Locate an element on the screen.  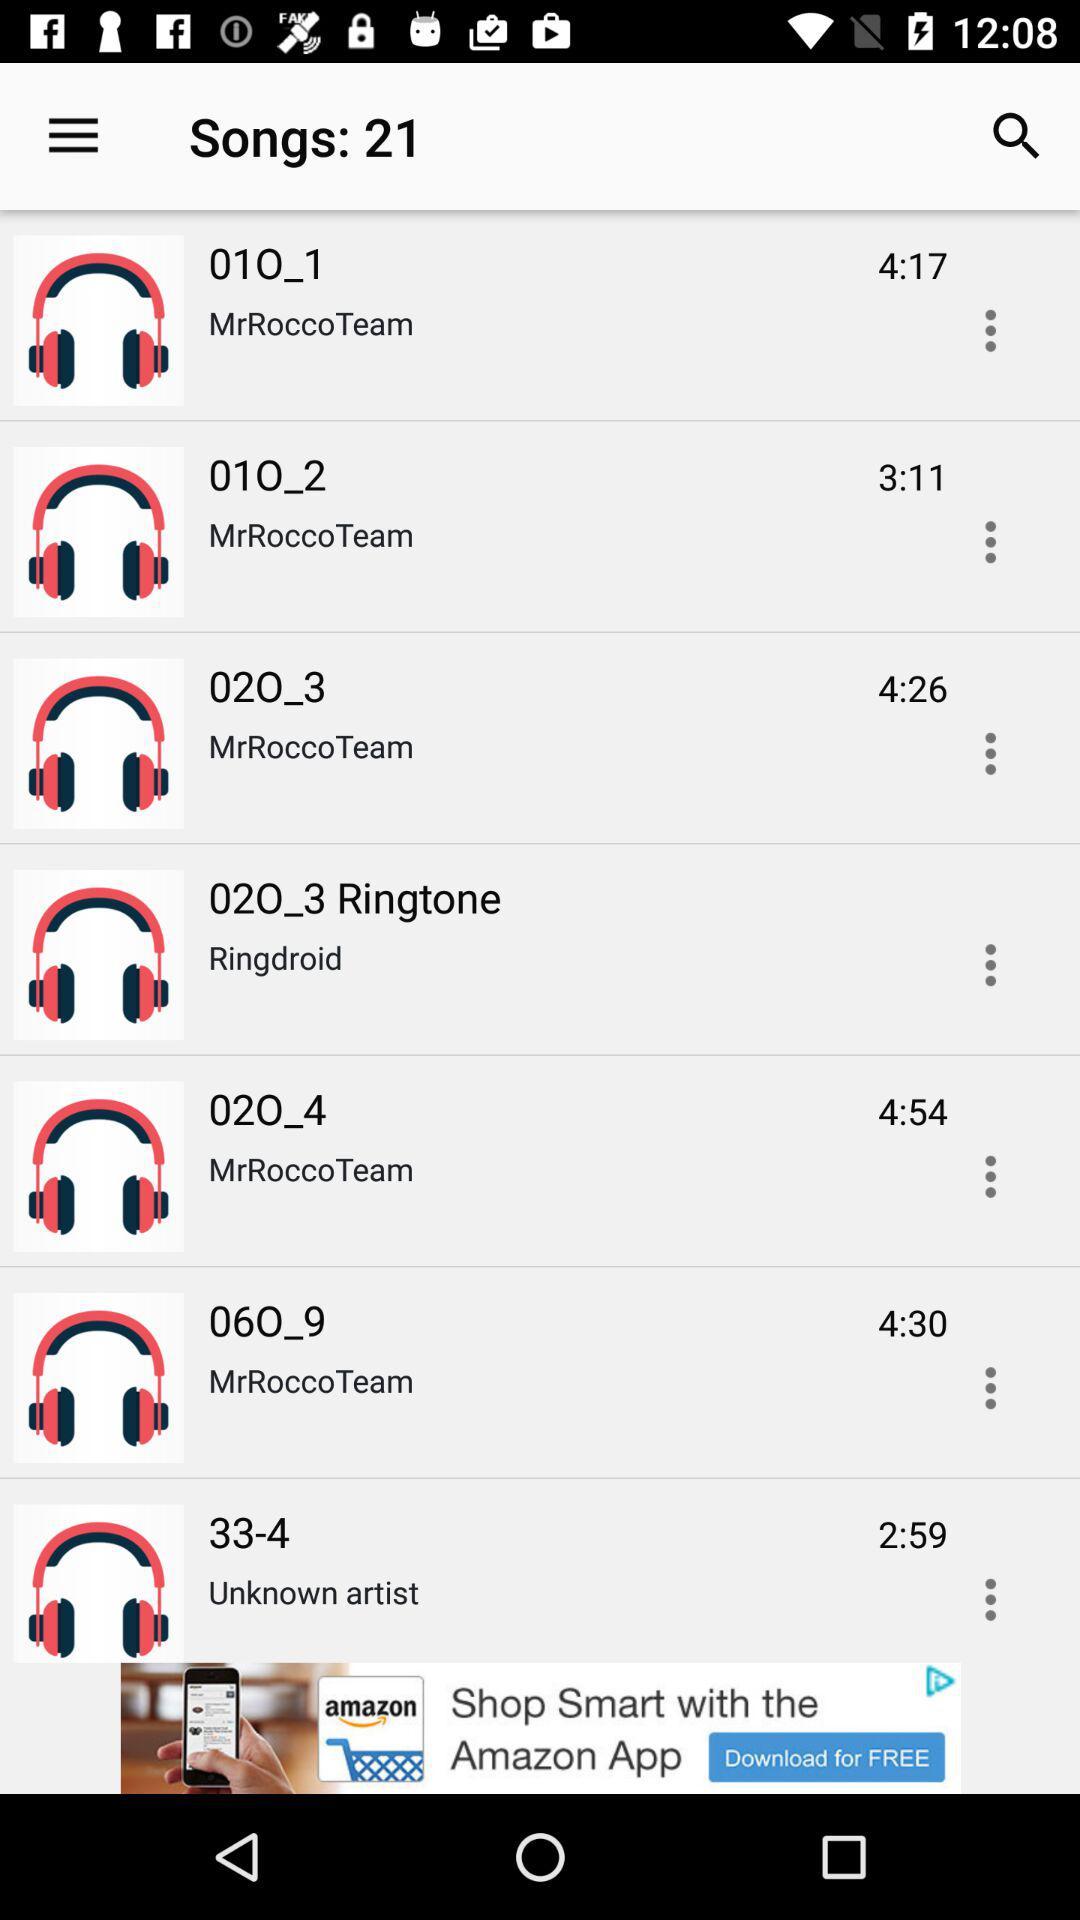
ringtone settings is located at coordinates (990, 965).